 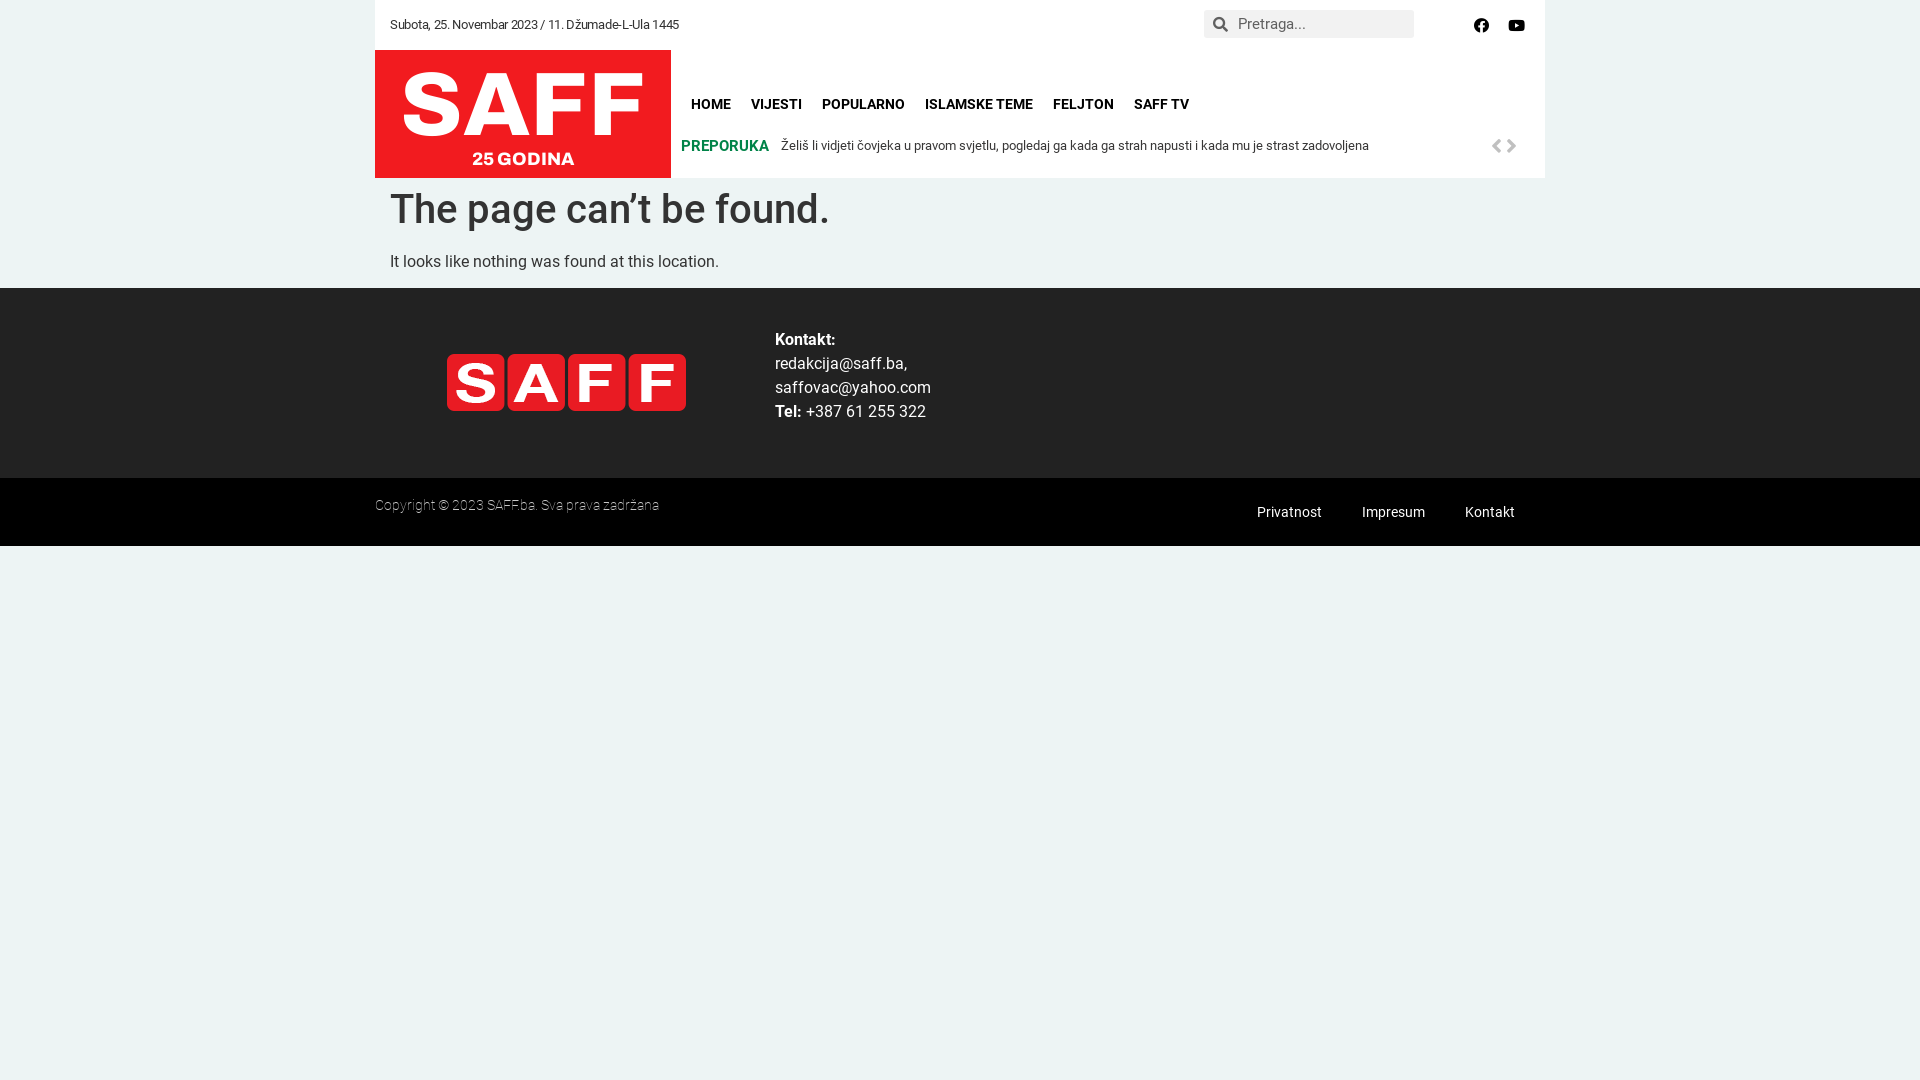 I want to click on 'SAFF TV', so click(x=1161, y=104).